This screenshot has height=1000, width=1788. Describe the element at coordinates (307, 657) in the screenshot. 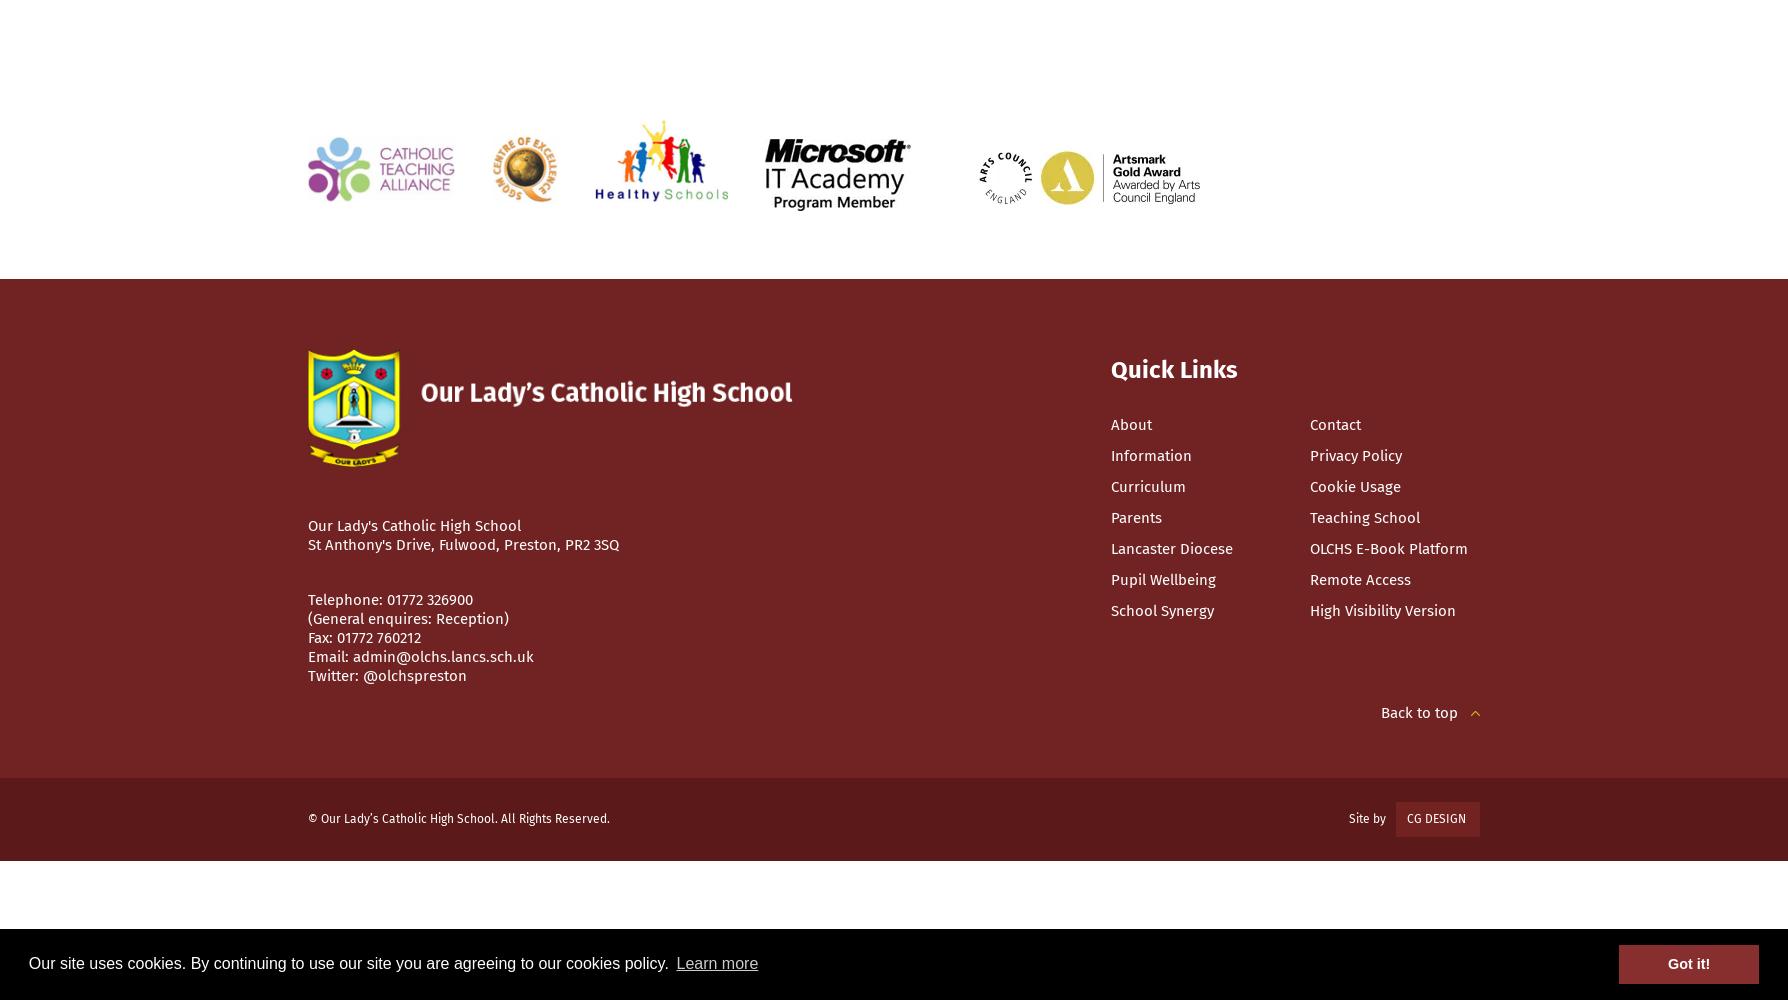

I see `'Email:'` at that location.